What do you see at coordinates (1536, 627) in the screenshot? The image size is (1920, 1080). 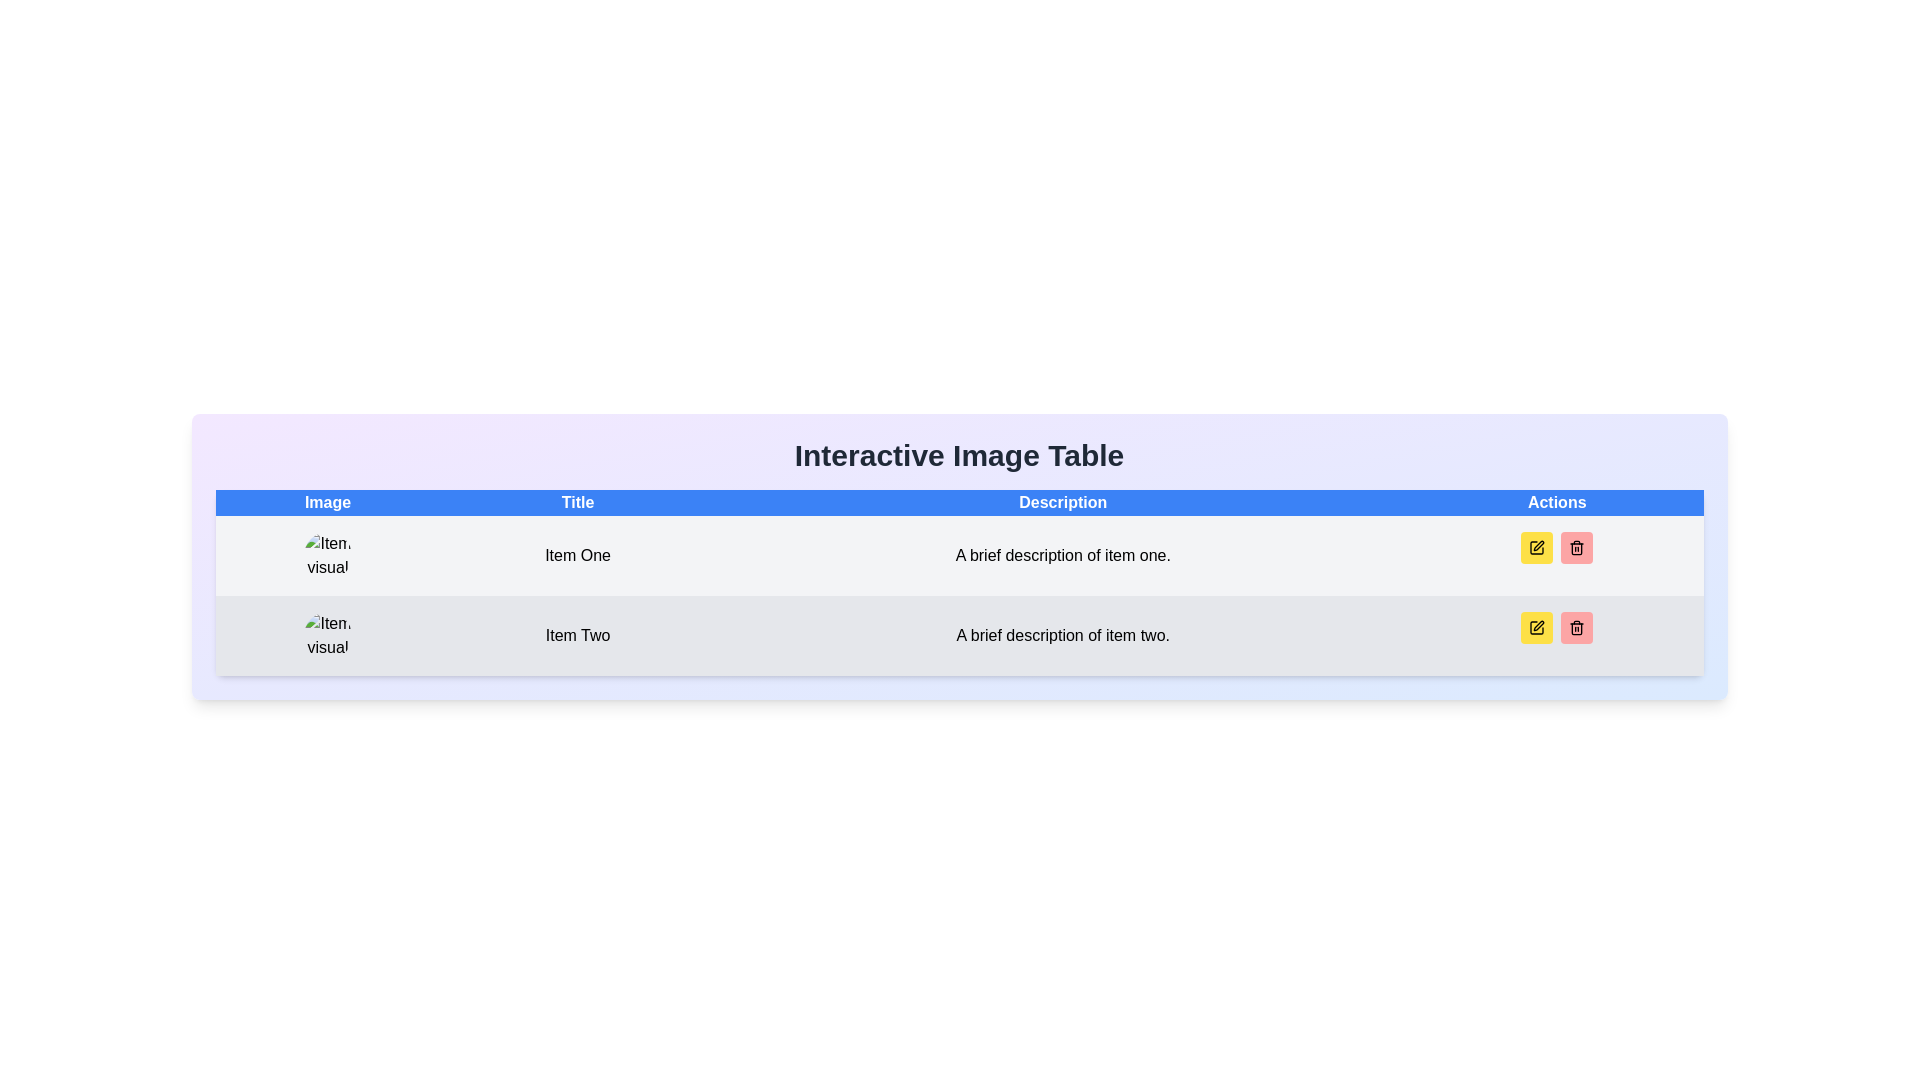 I see `the edit button located in the second row of the 'Actions' column of the interactive table, which is positioned to the left of the red trash can icon` at bounding box center [1536, 627].